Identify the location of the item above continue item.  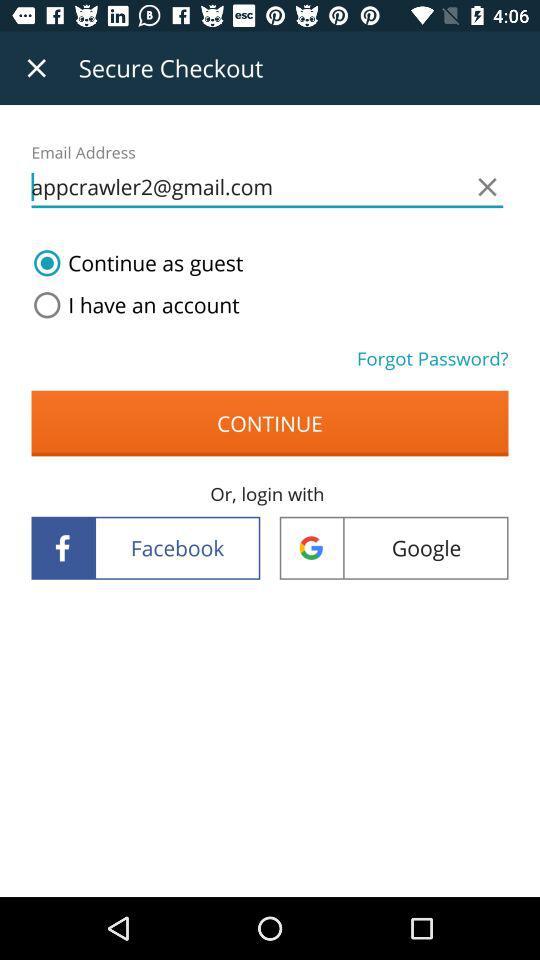
(431, 358).